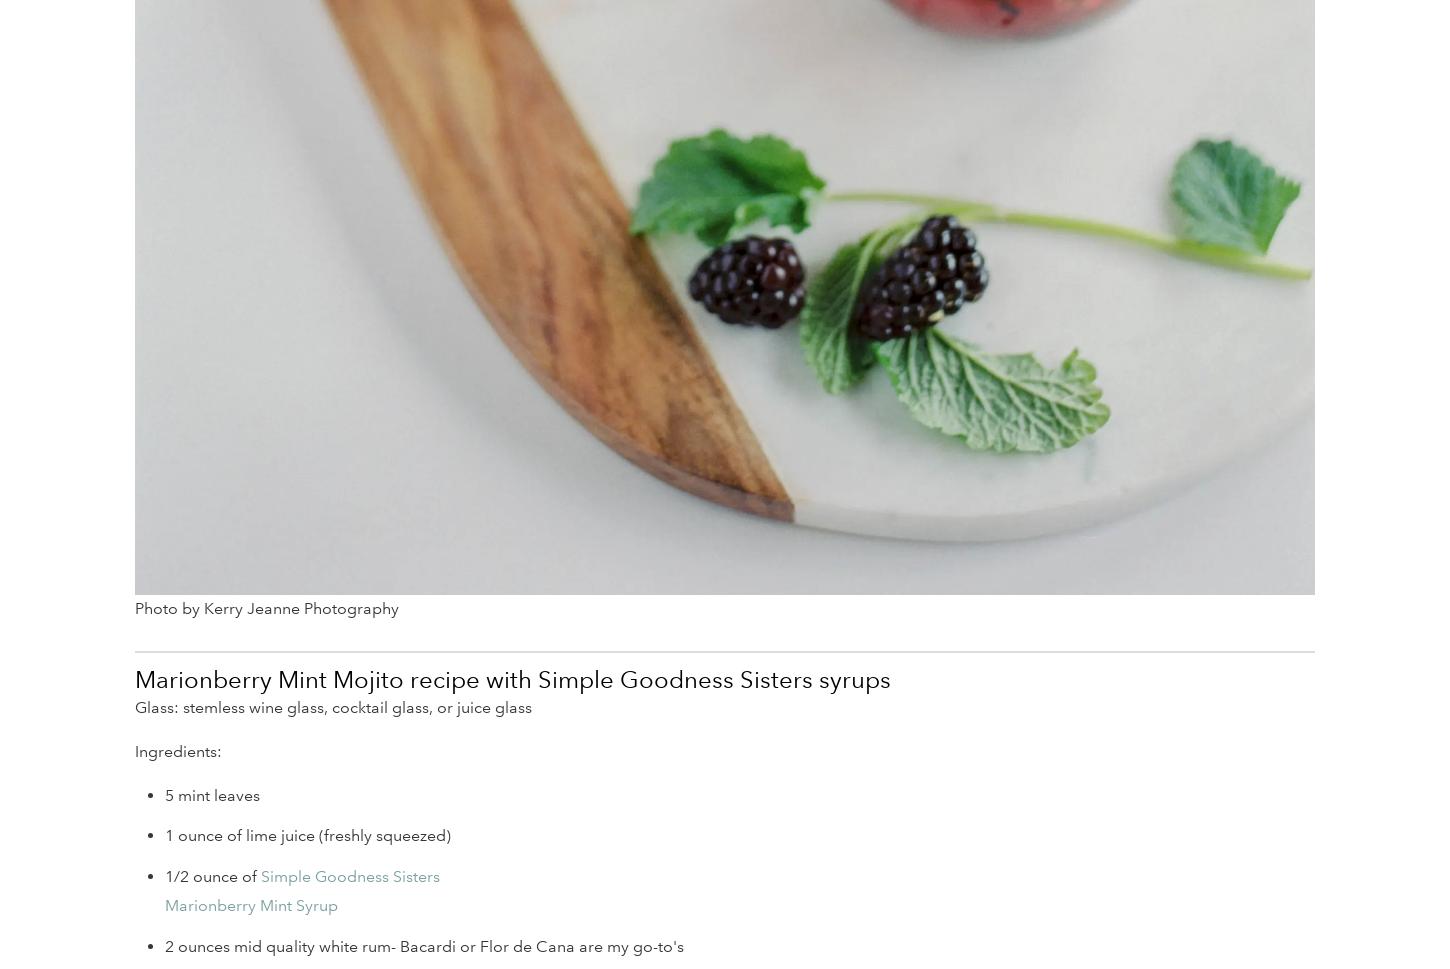  I want to click on 'Ingredients:', so click(177, 749).